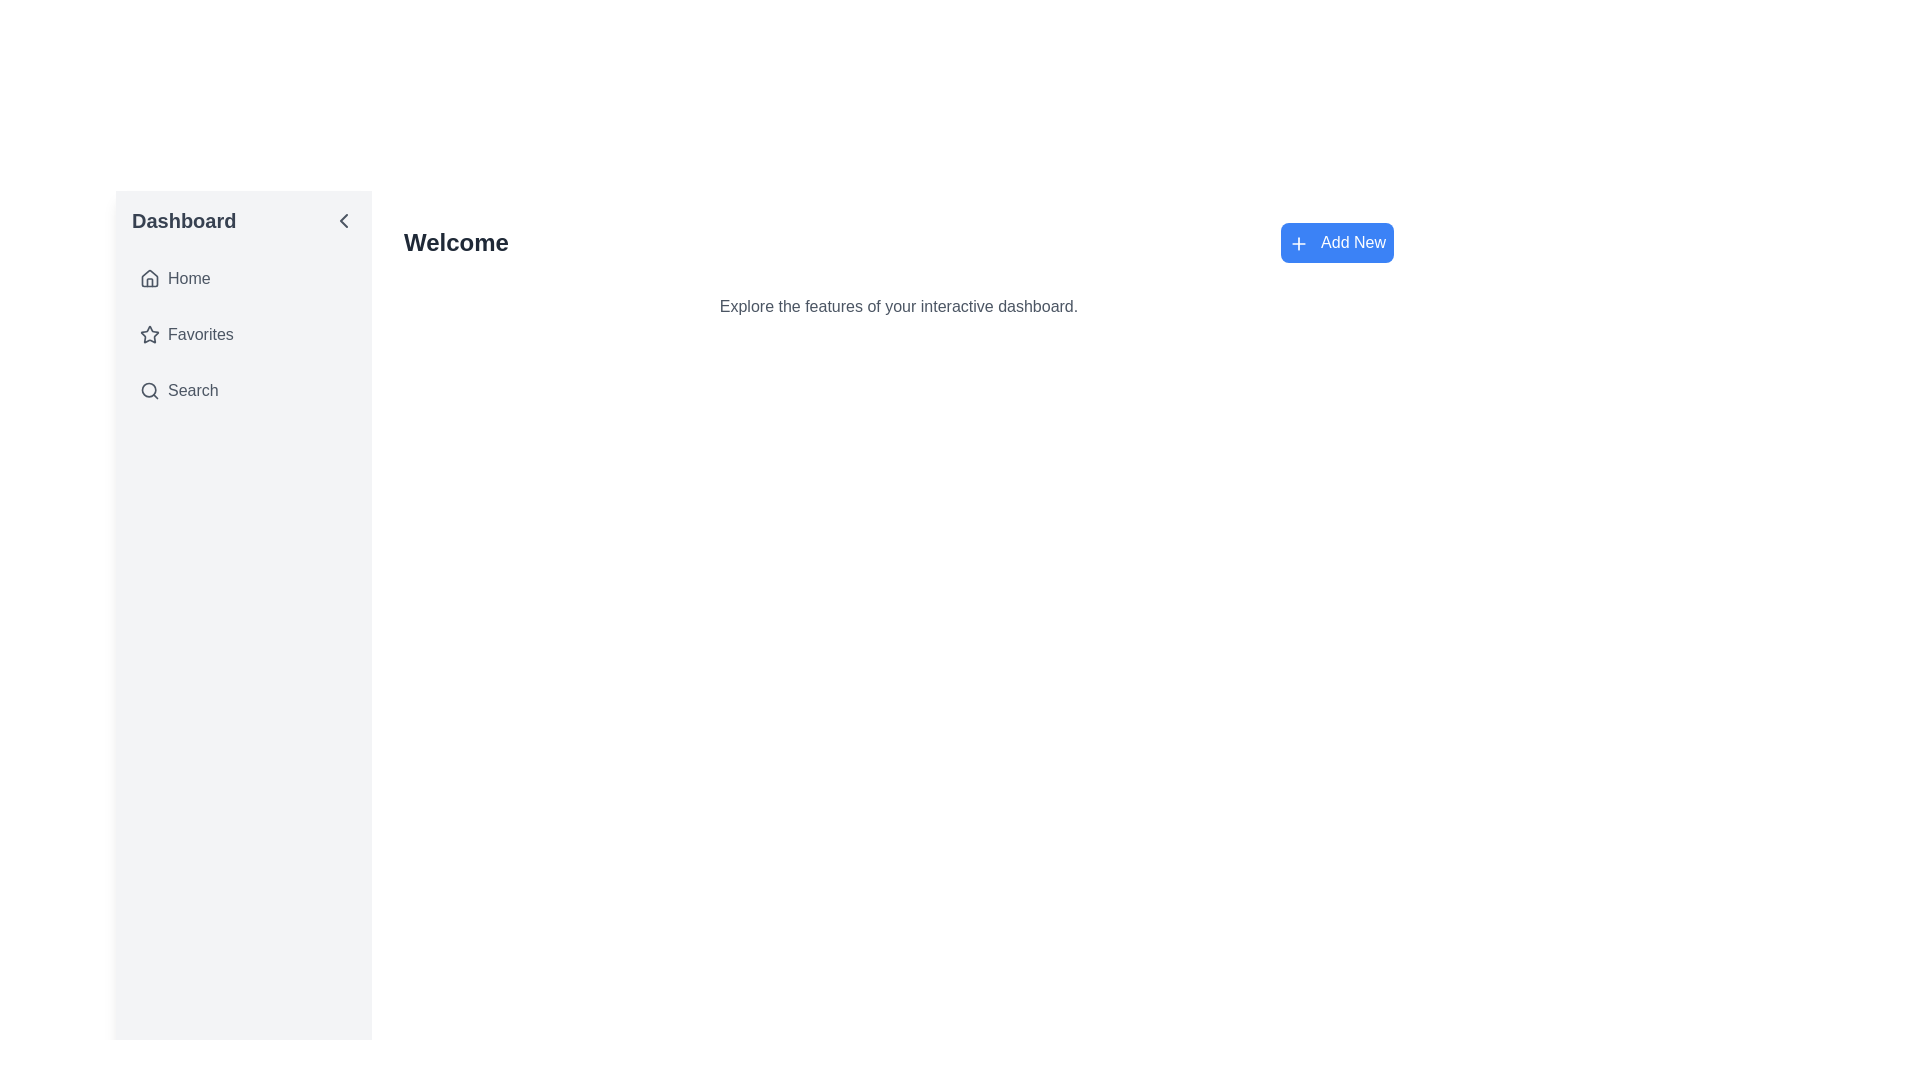 Image resolution: width=1920 pixels, height=1080 pixels. Describe the element at coordinates (344, 220) in the screenshot. I see `the navigational control button located in the top-right corner of the sidebar labeled 'Dashboard'` at that location.